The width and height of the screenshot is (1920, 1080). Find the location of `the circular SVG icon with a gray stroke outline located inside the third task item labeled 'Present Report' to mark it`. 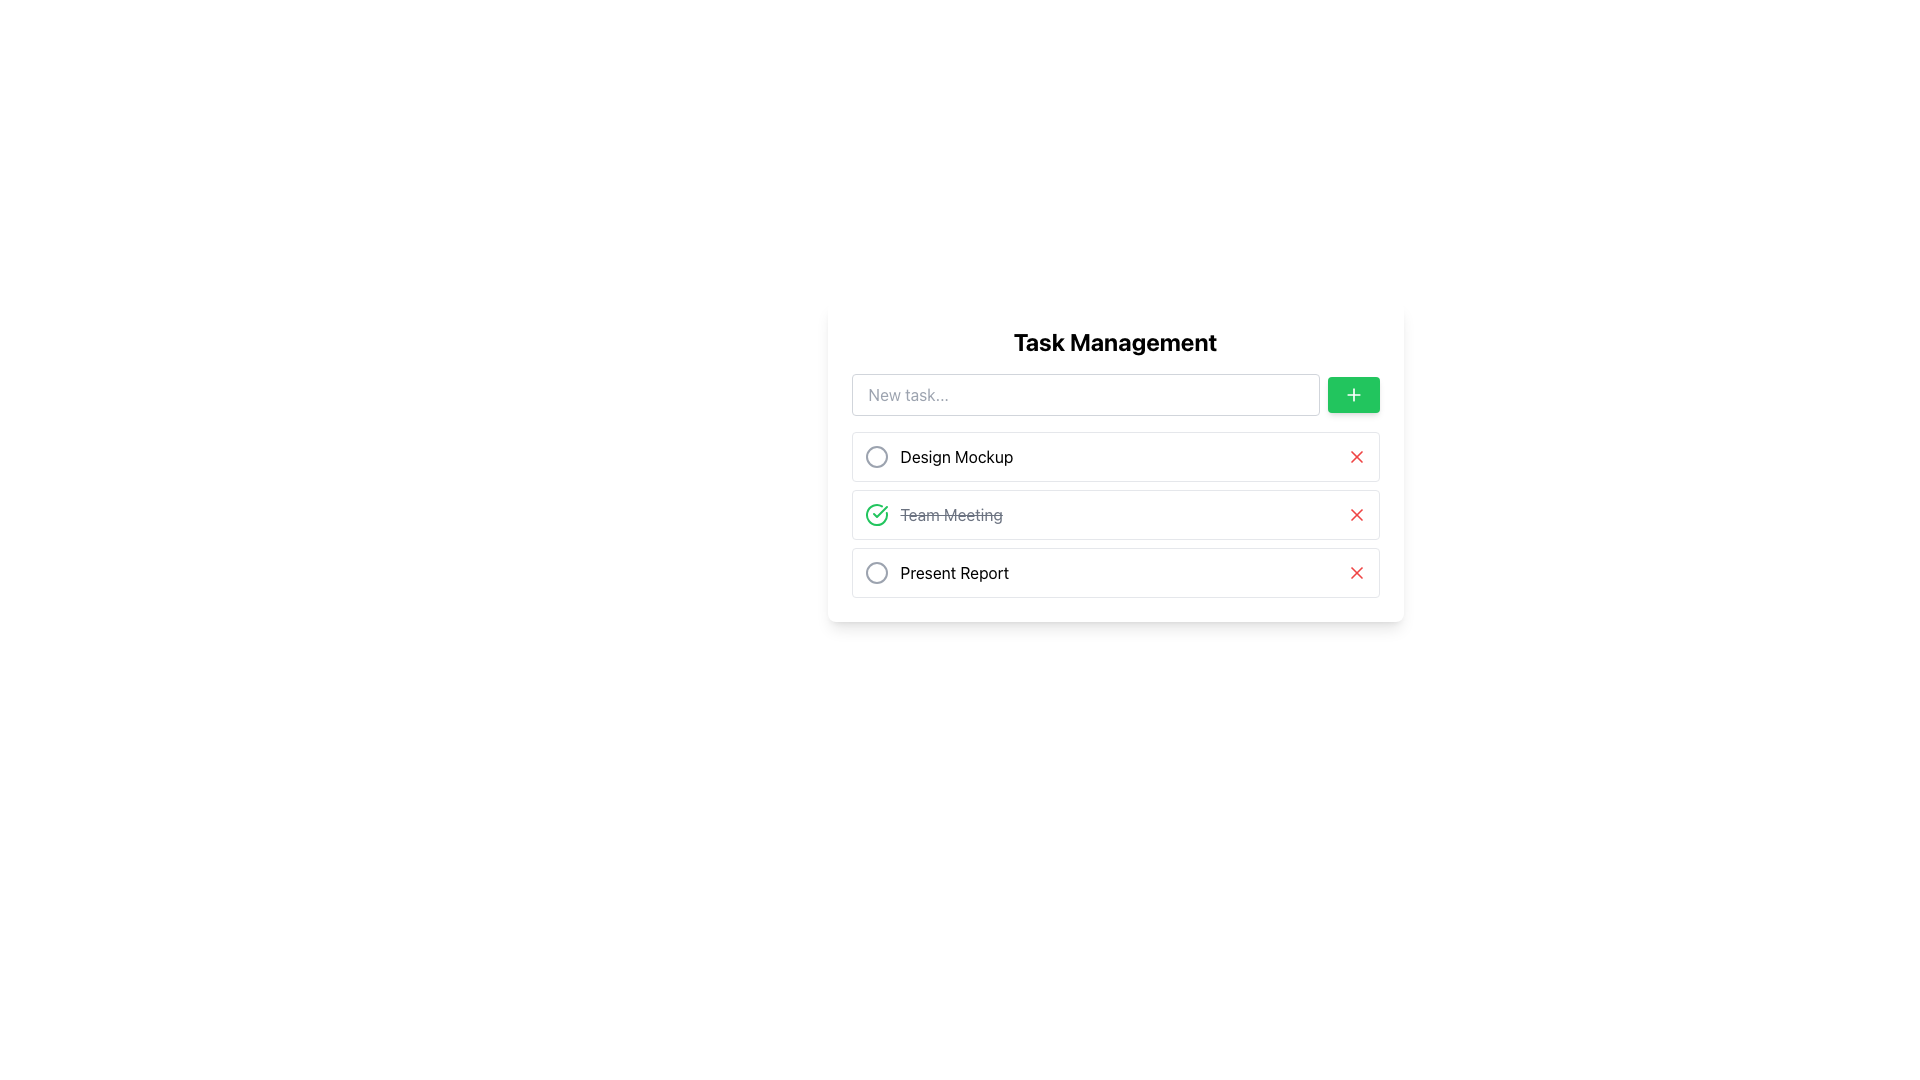

the circular SVG icon with a gray stroke outline located inside the third task item labeled 'Present Report' to mark it is located at coordinates (876, 573).